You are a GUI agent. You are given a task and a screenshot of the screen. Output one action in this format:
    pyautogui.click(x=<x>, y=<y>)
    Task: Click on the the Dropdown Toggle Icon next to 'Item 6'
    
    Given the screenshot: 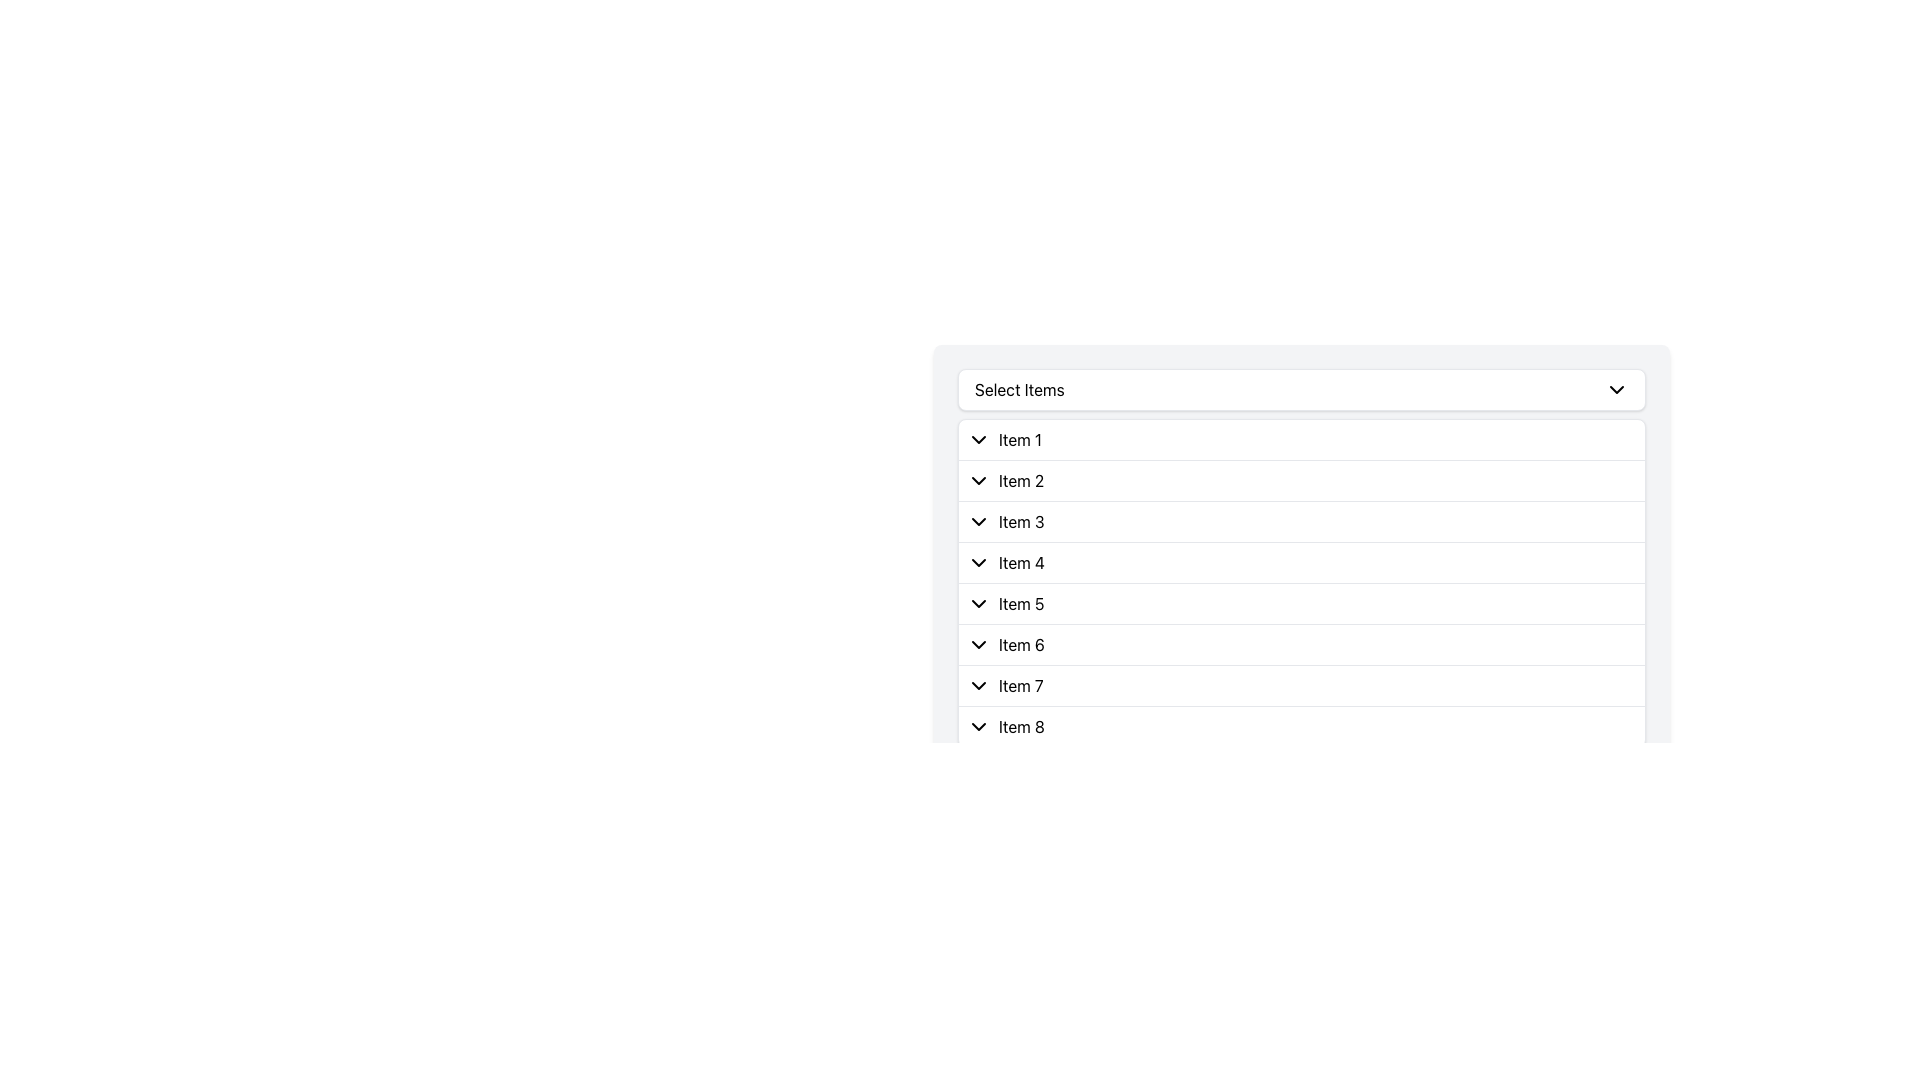 What is the action you would take?
    pyautogui.click(x=979, y=644)
    